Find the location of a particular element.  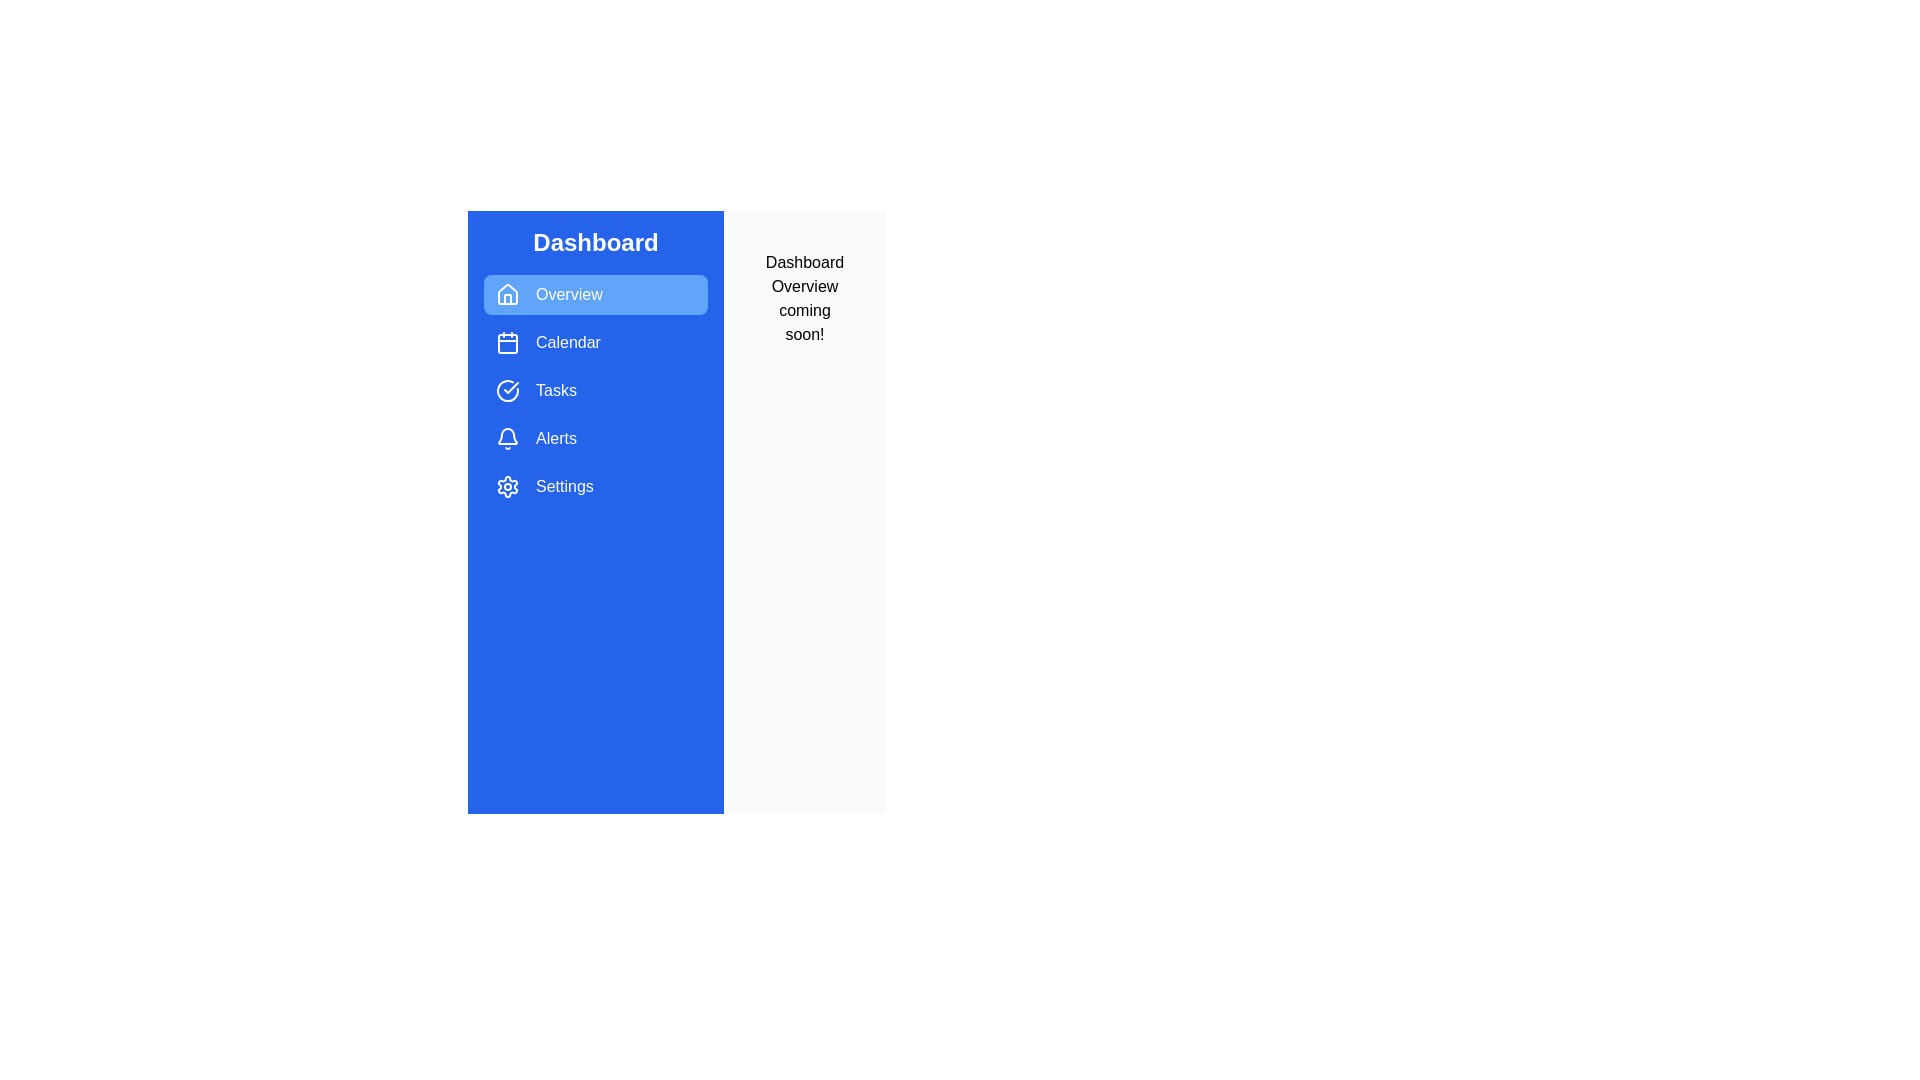

the 'Tasks' navigation button located in the sidebar section titled 'Dashboard' is located at coordinates (594, 390).